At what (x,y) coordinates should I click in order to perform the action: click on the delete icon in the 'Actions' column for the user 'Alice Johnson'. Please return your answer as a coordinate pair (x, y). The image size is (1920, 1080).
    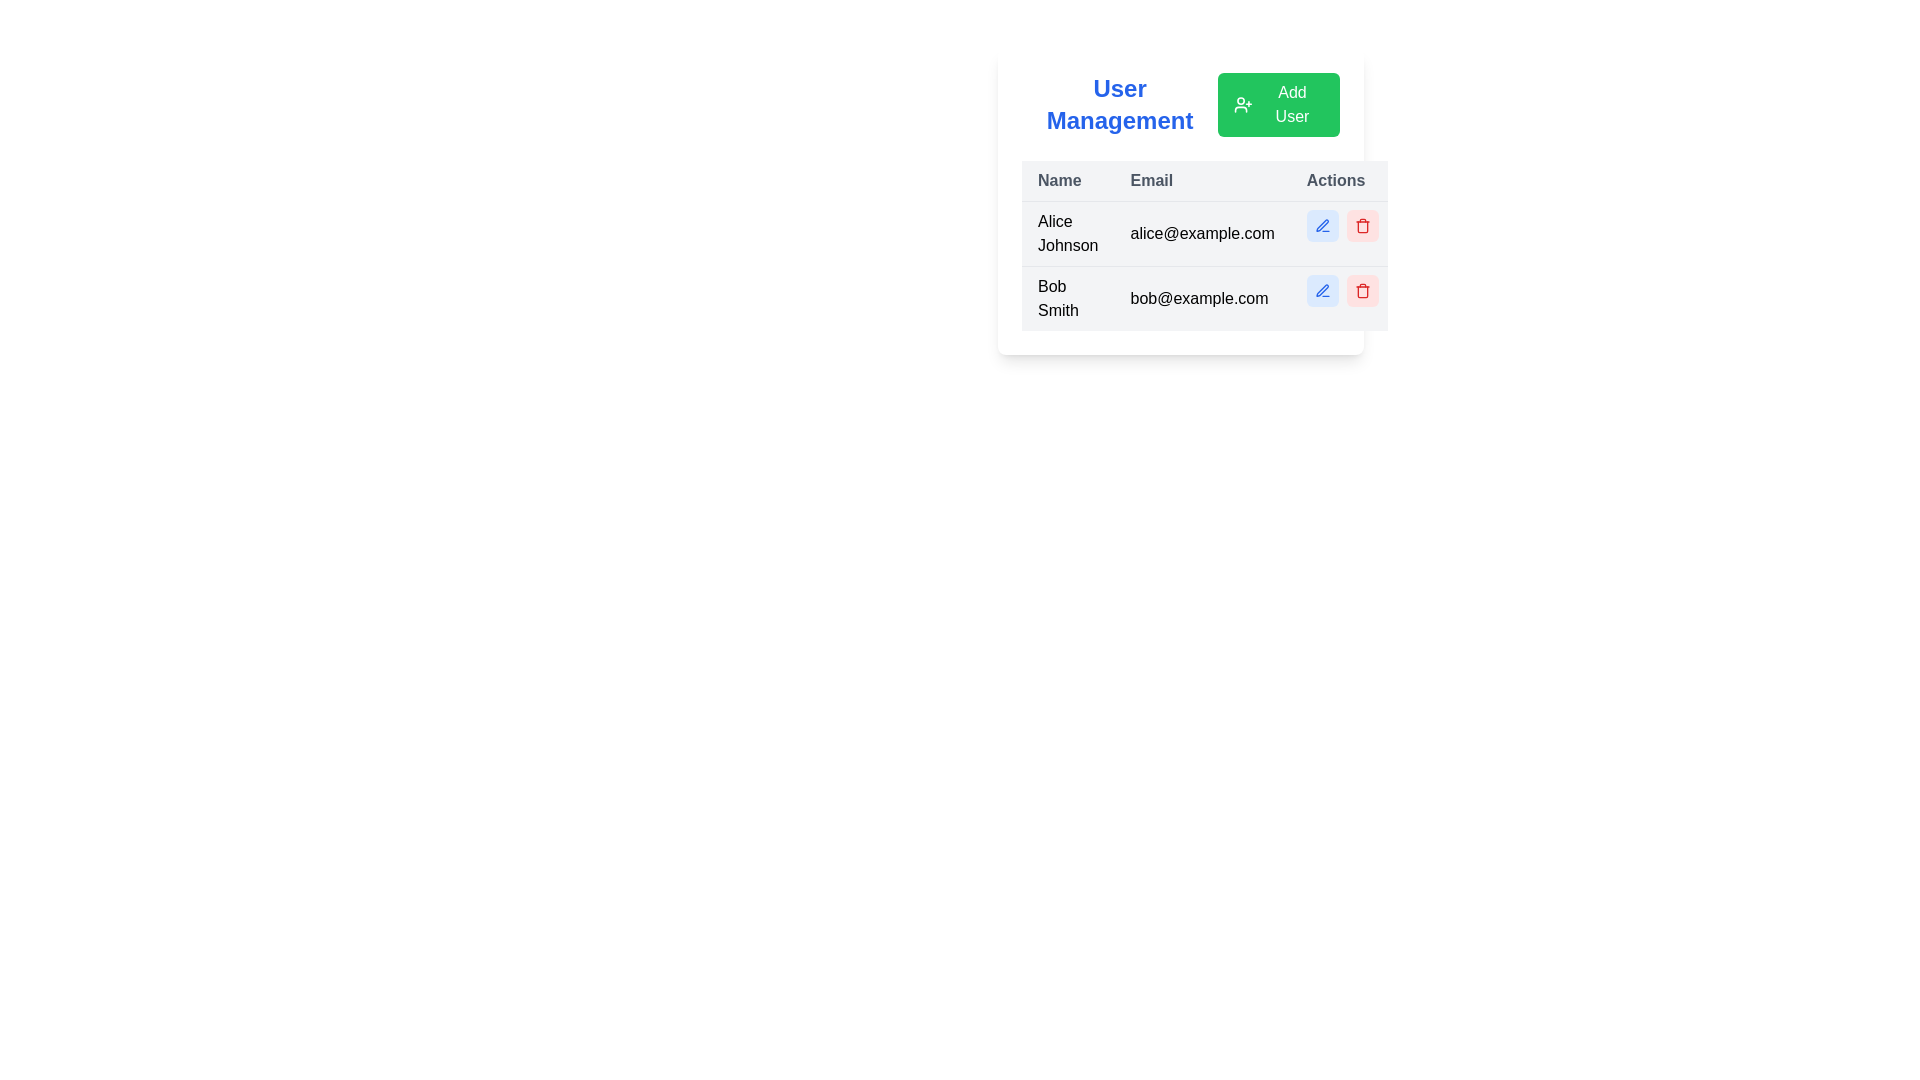
    Looking at the image, I should click on (1361, 225).